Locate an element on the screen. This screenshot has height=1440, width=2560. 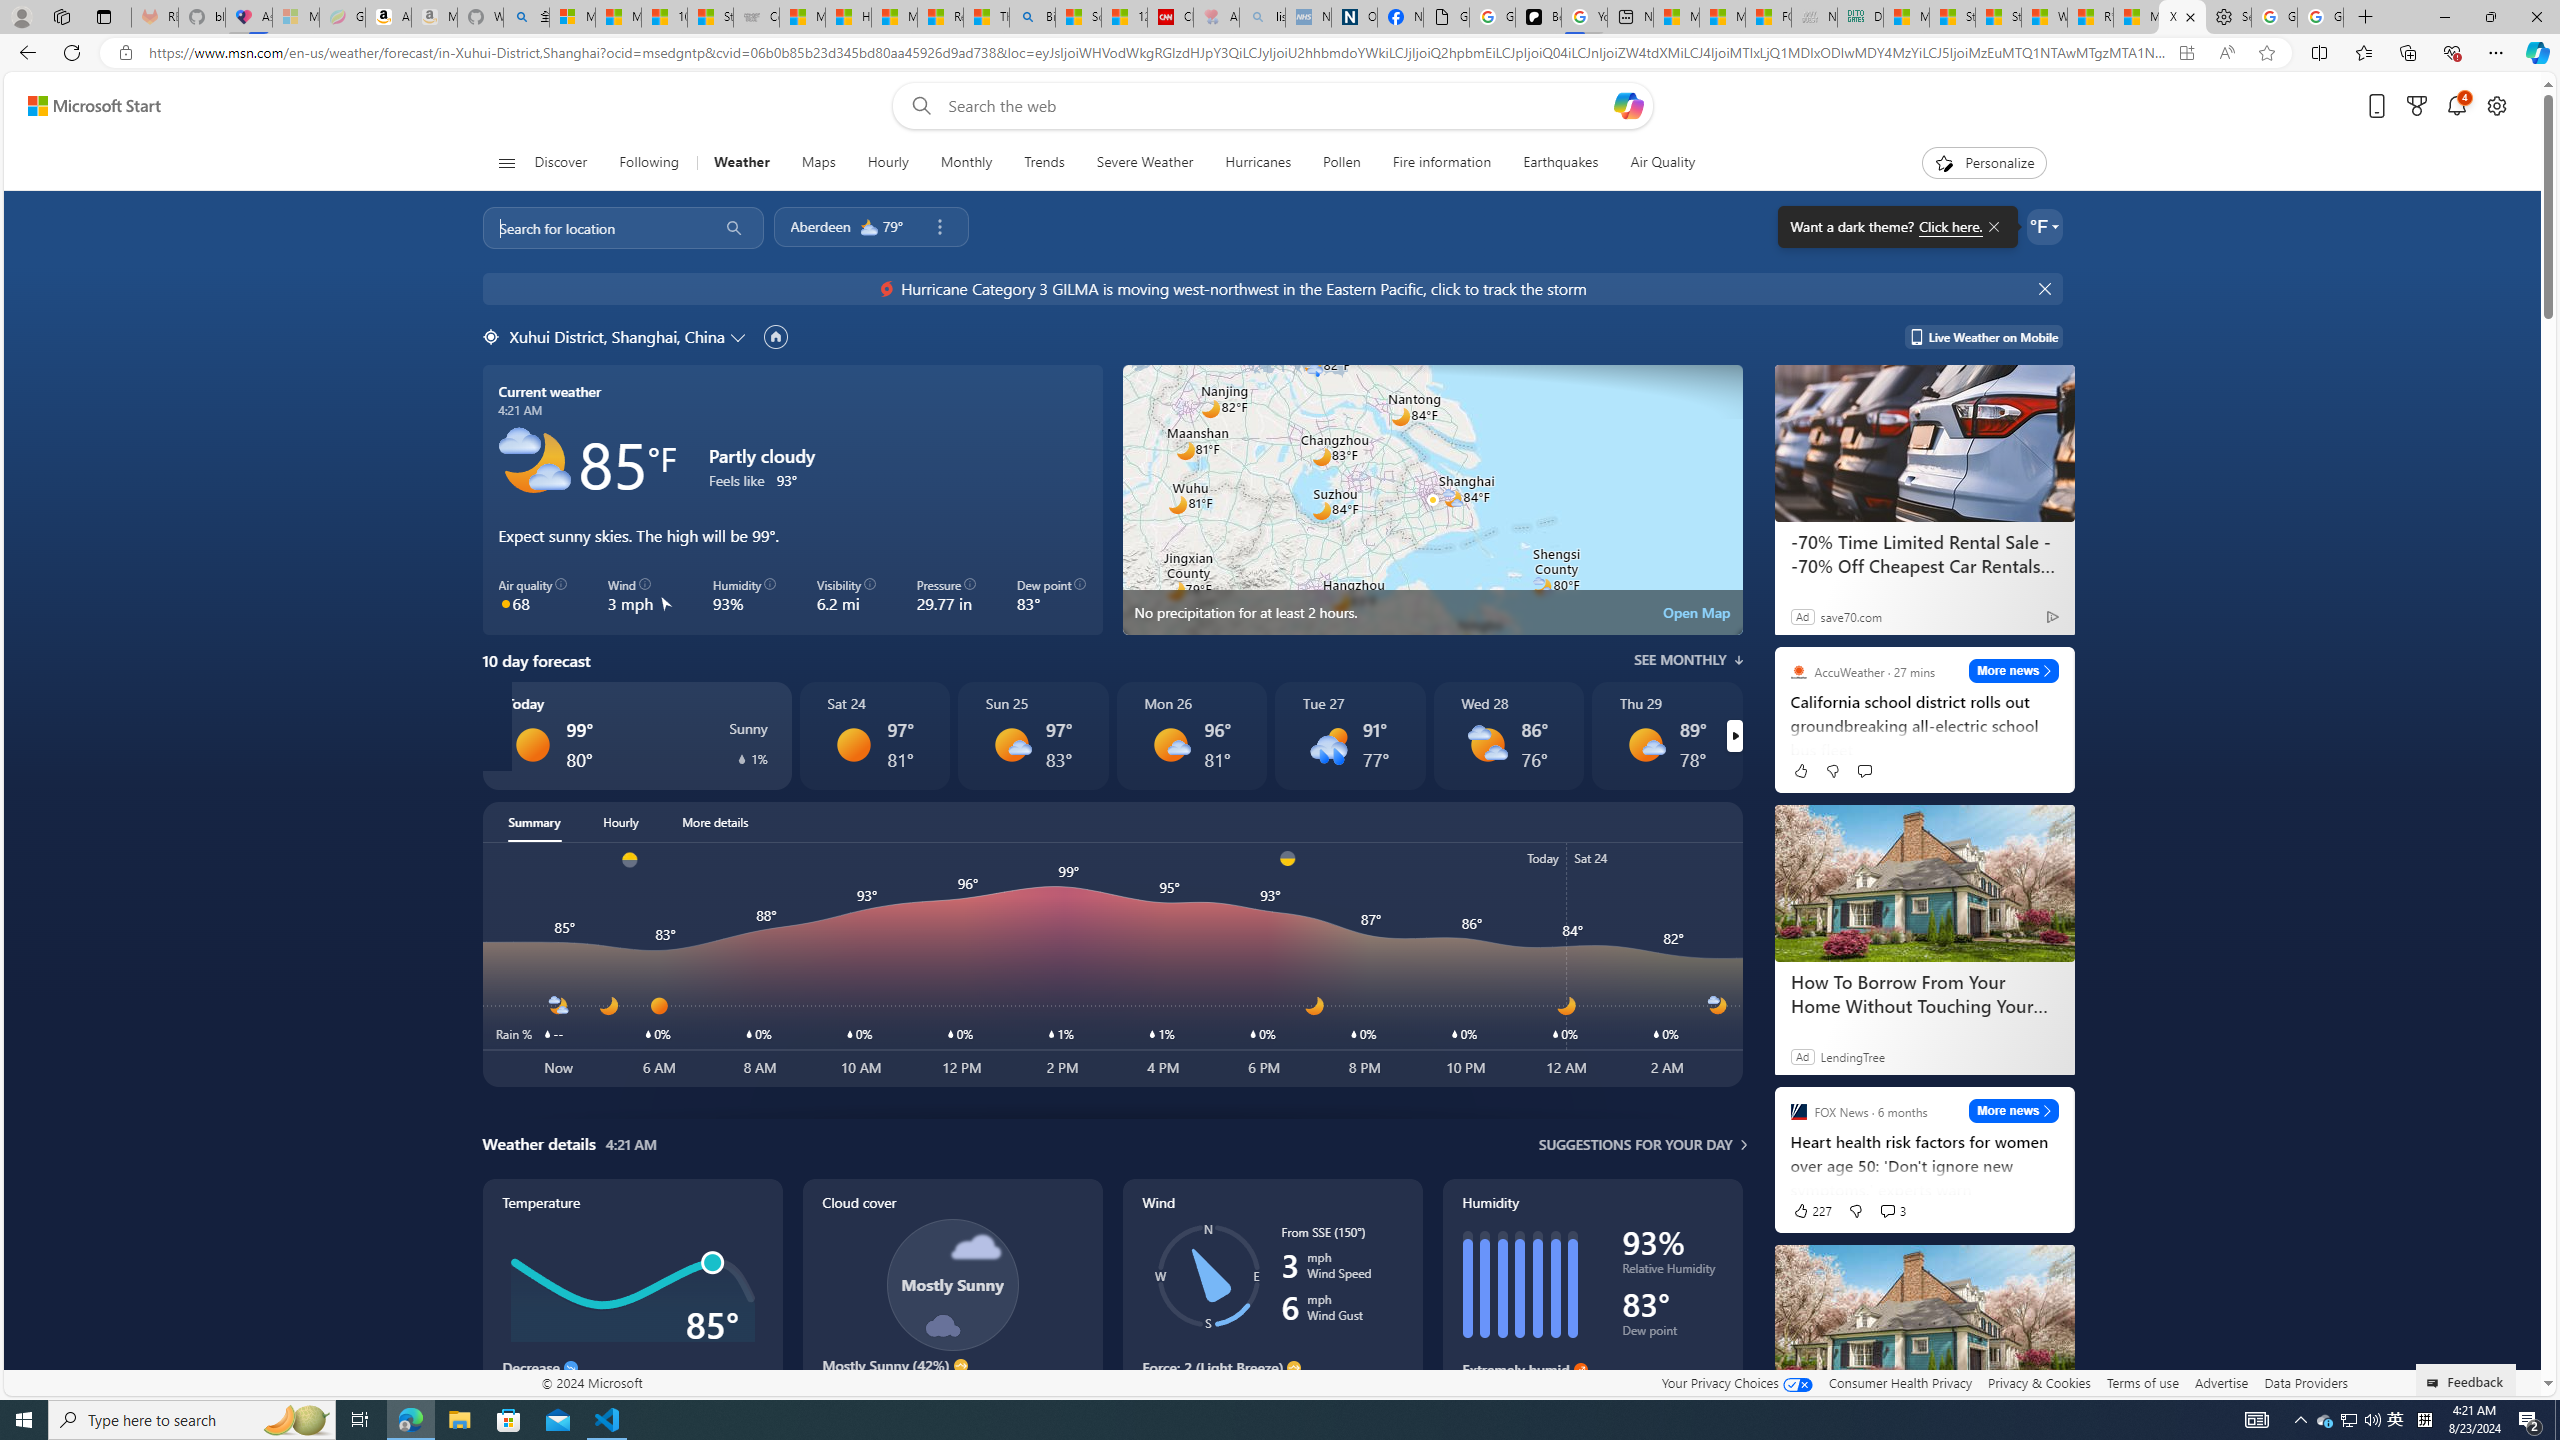
'Earthquakes' is located at coordinates (1561, 162).